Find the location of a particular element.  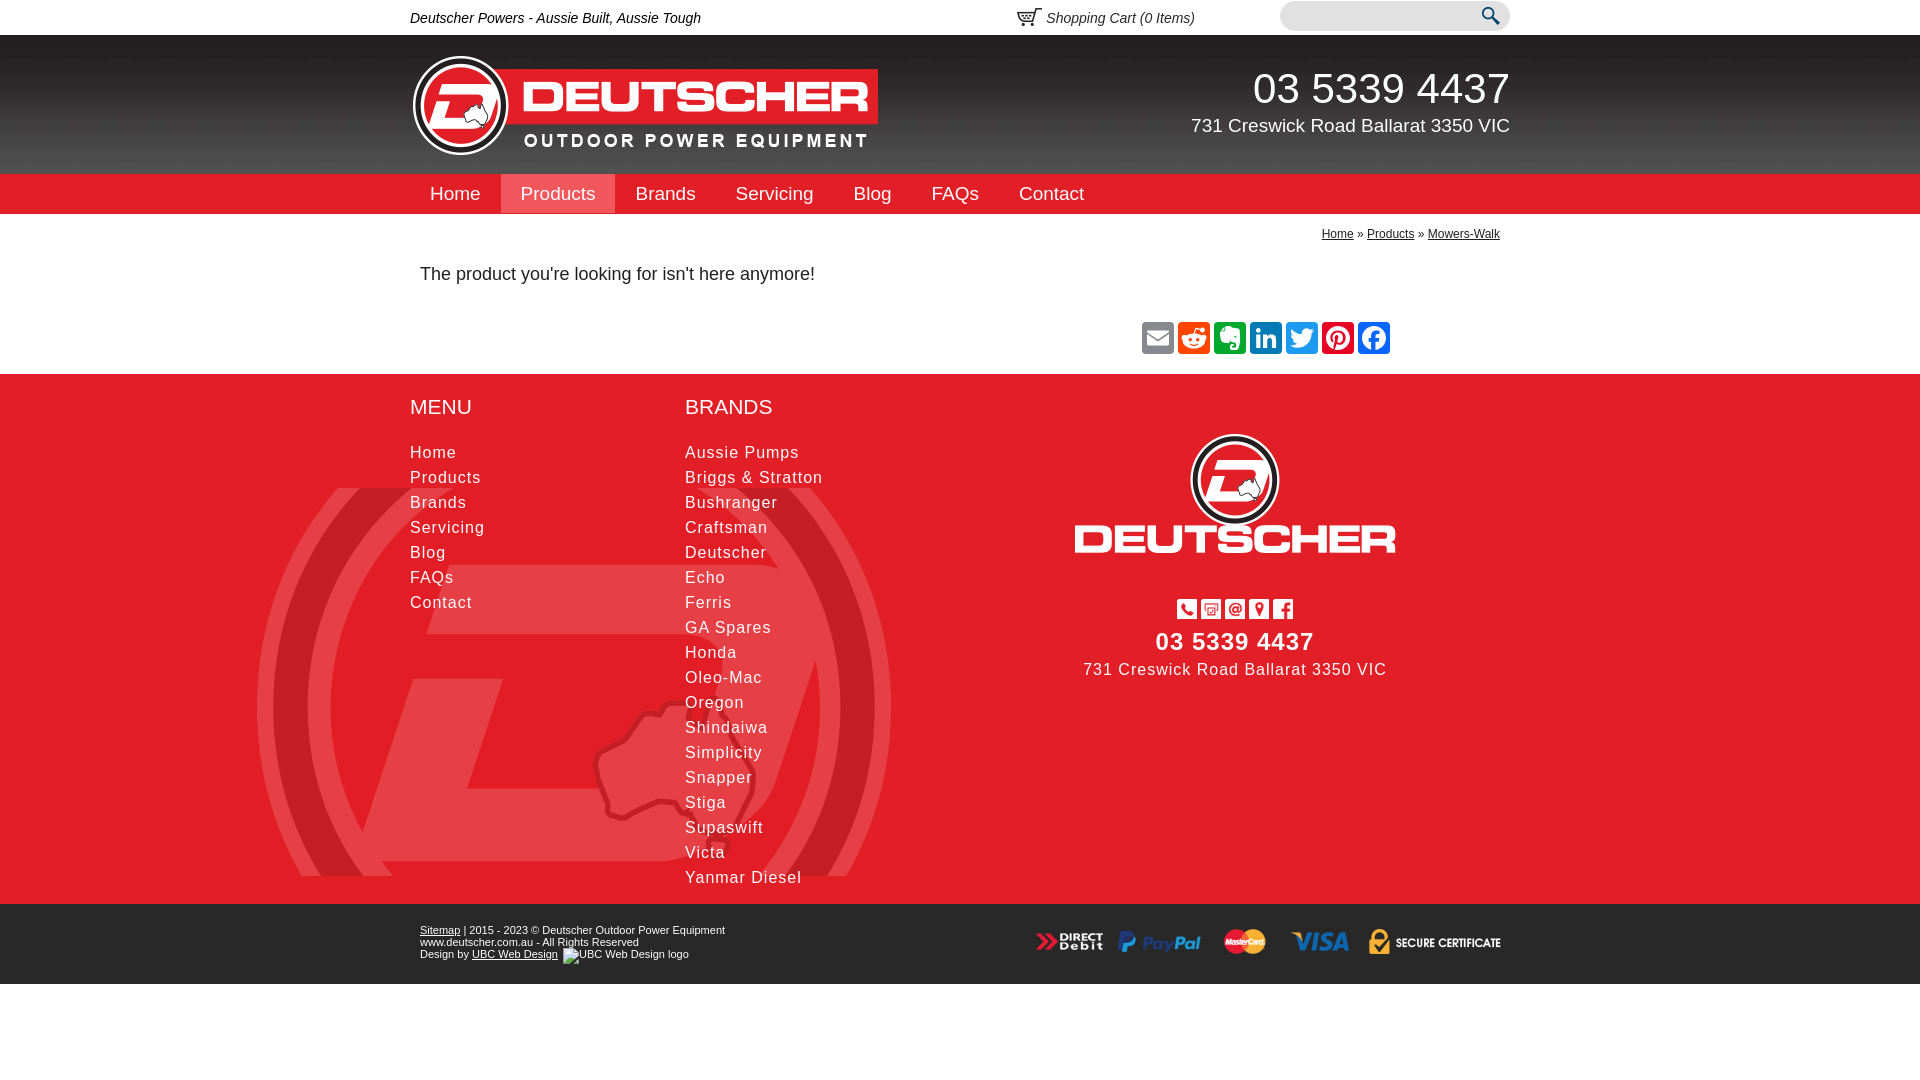

'Reddit' is located at coordinates (1176, 337).